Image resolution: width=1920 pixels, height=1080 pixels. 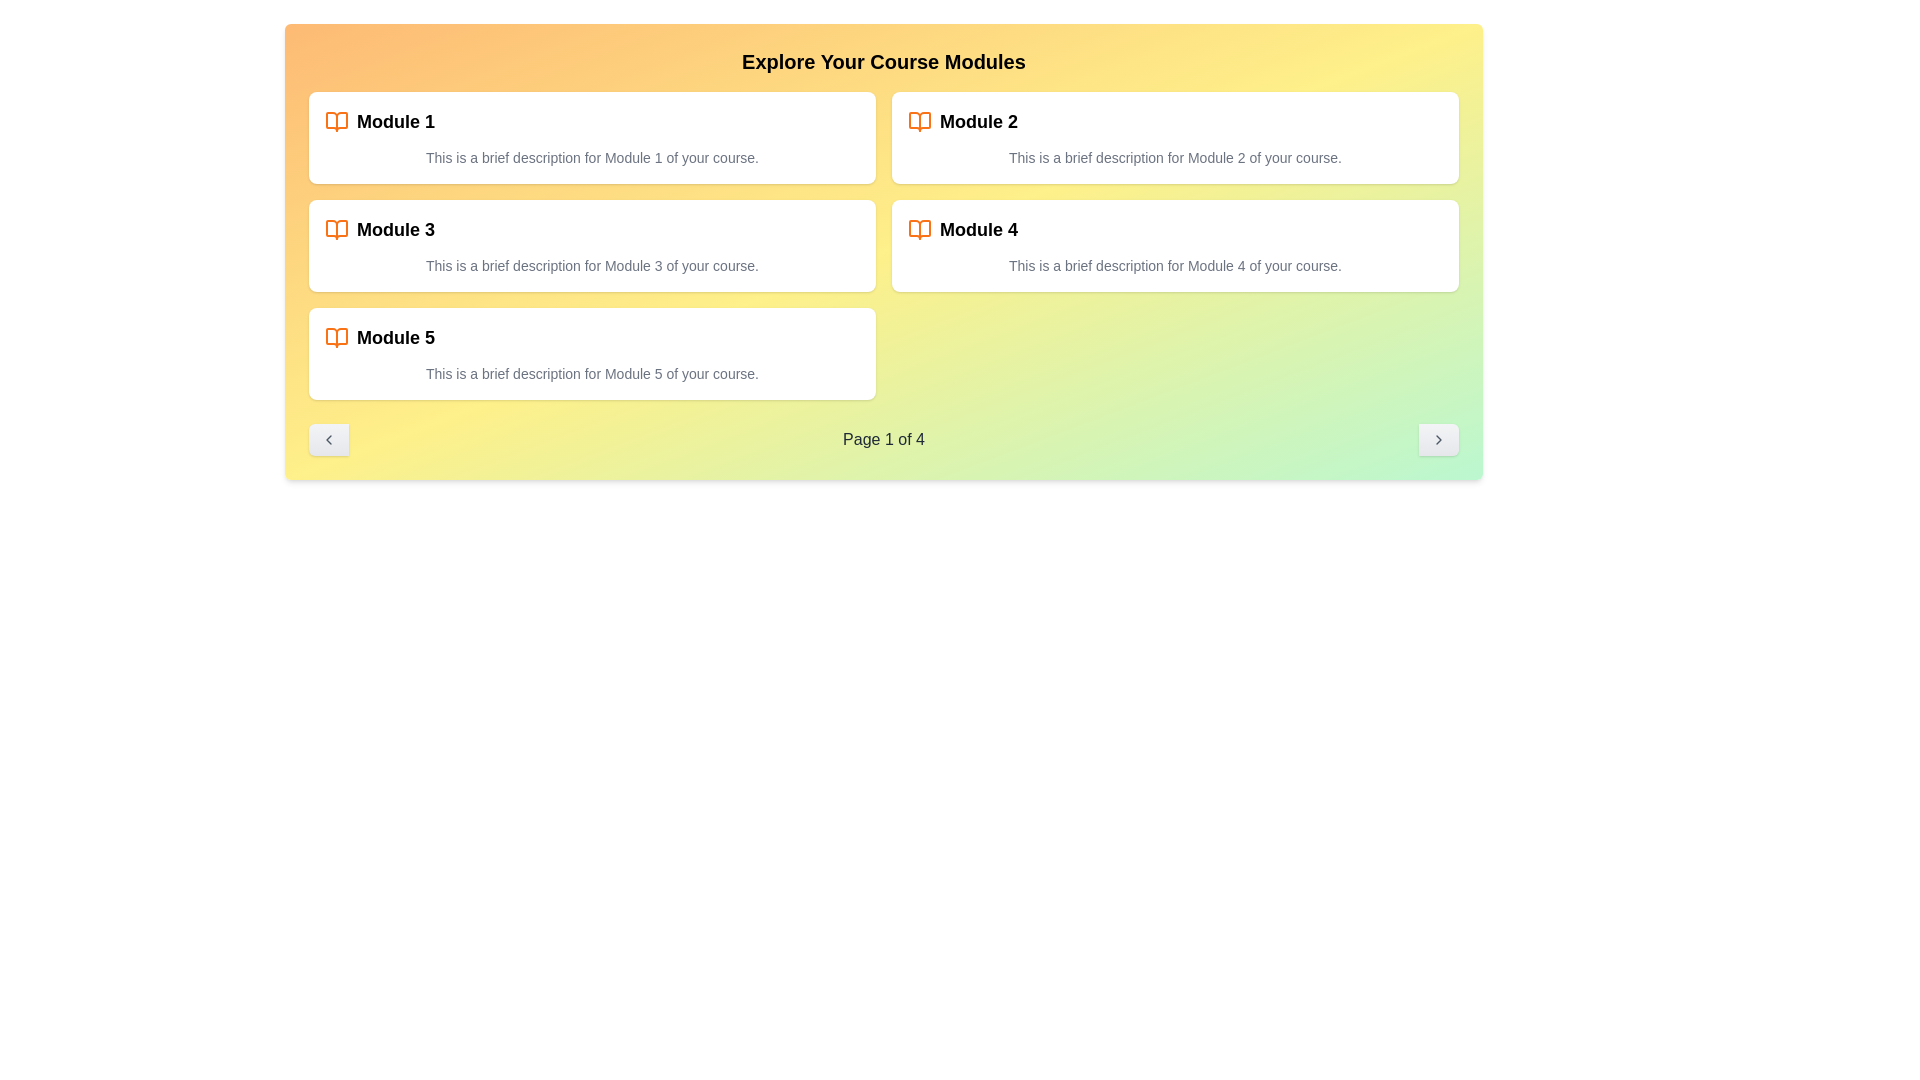 I want to click on text label displaying 'Module 1' which is located within the first module card on the left of the top row in a grid layout, accompanied by an orange icon, so click(x=396, y=122).